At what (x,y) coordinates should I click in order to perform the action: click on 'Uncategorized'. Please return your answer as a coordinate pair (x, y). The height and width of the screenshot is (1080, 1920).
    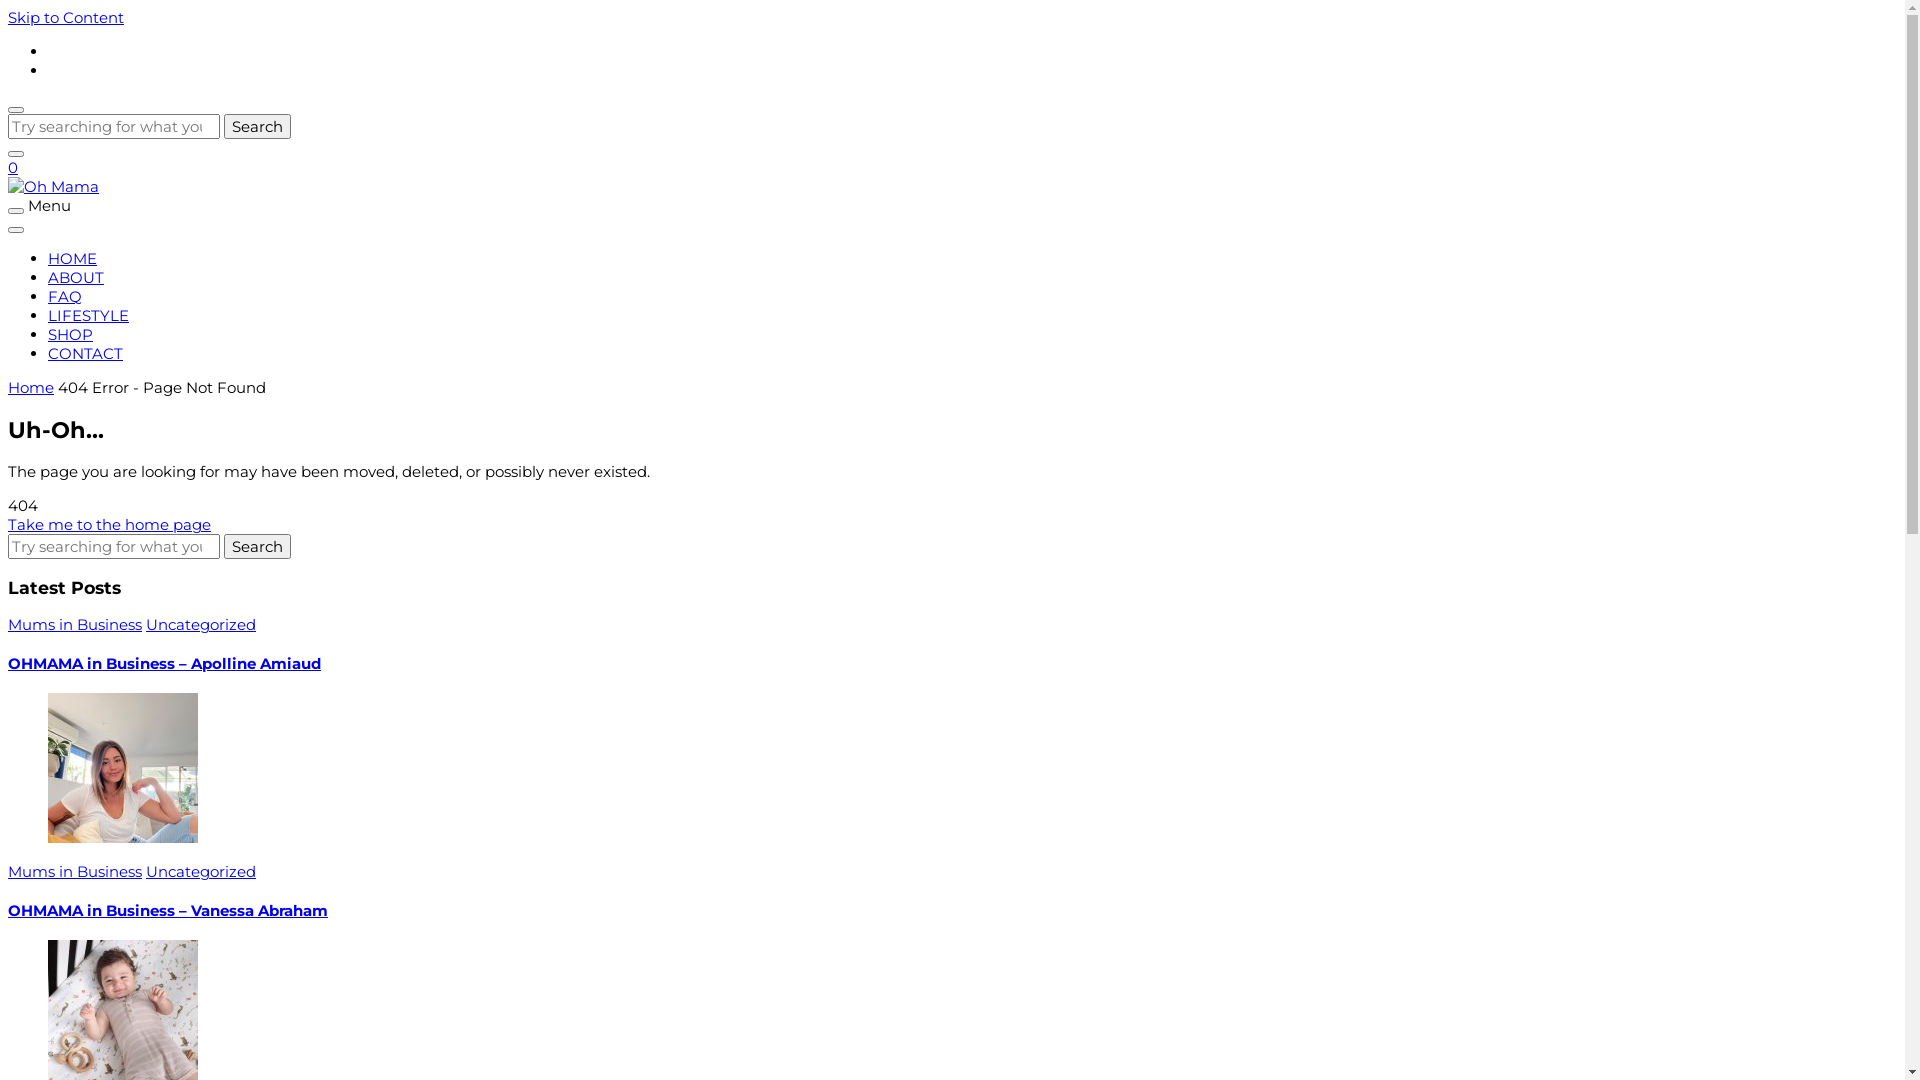
    Looking at the image, I should click on (201, 870).